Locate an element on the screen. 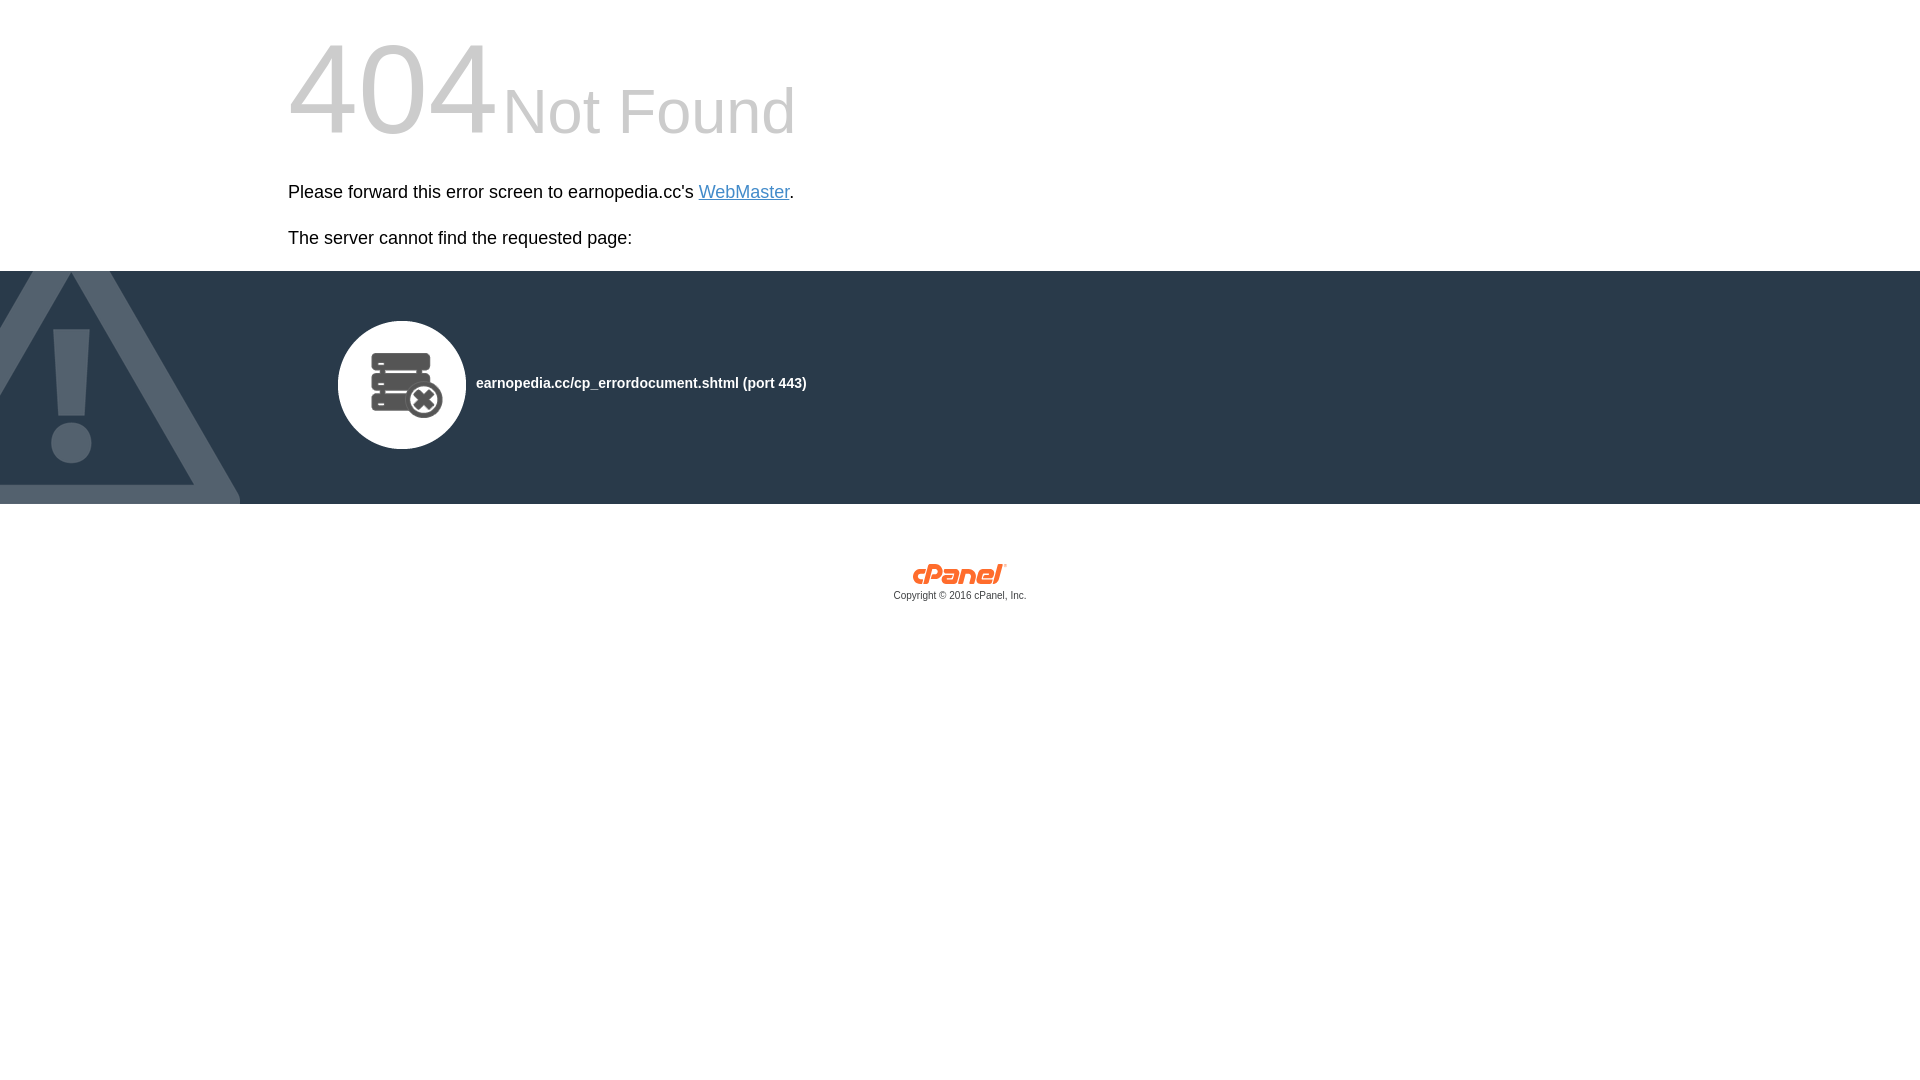 The width and height of the screenshot is (1920, 1080). 'WebMaster' is located at coordinates (699, 192).